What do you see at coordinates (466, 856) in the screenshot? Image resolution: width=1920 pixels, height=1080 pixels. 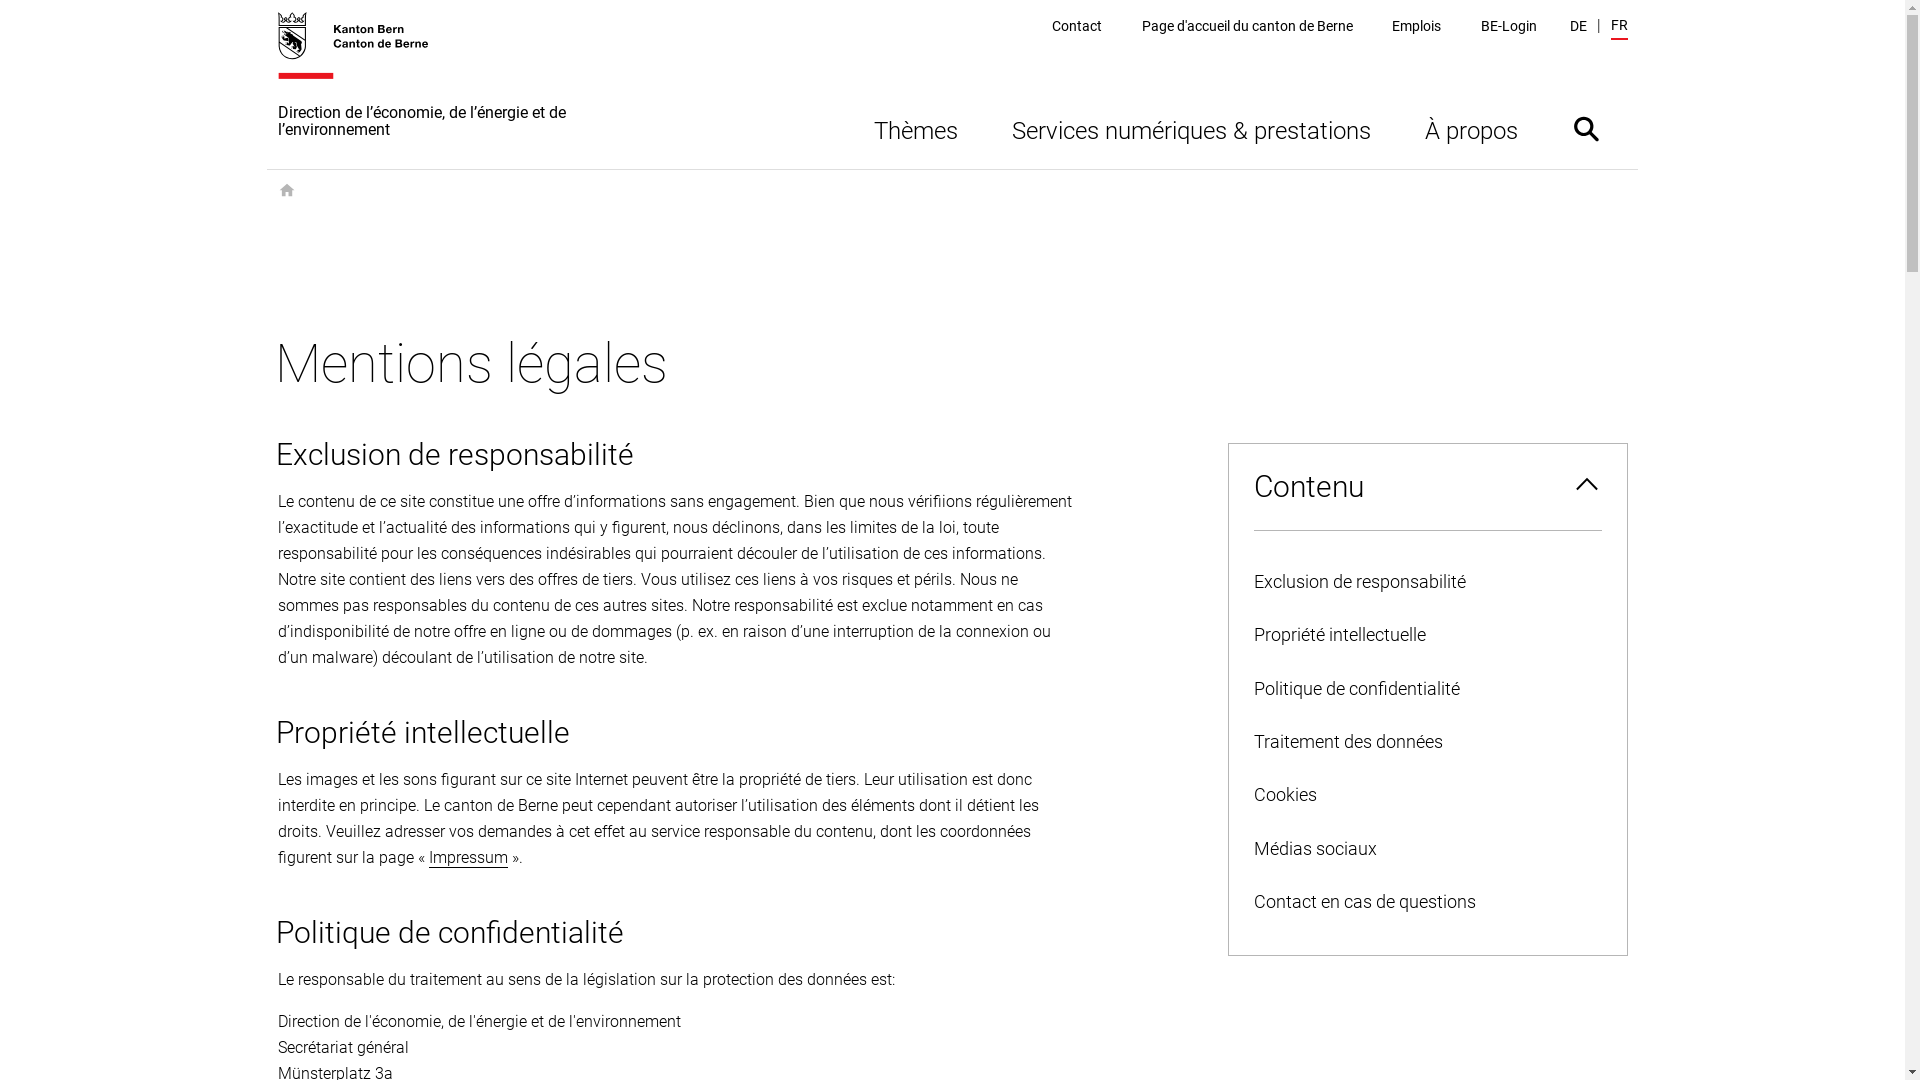 I see `'Impressum'` at bounding box center [466, 856].